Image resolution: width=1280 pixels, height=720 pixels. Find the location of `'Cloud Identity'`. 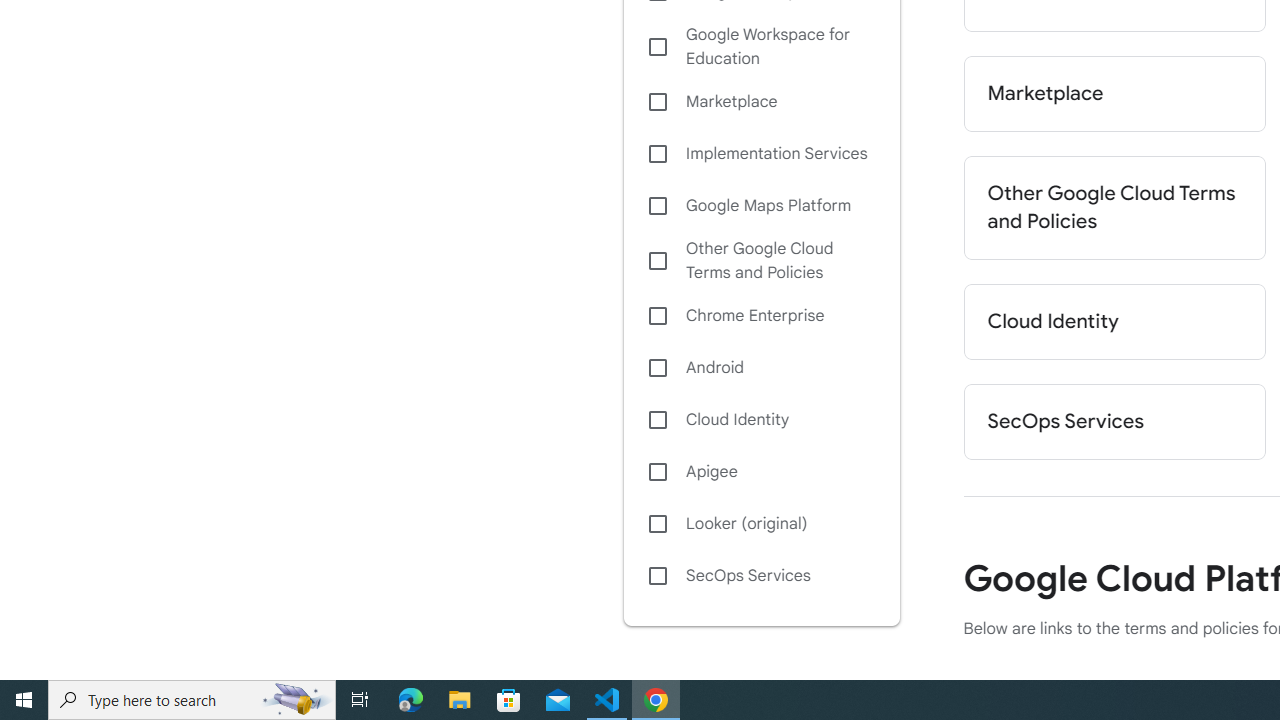

'Cloud Identity' is located at coordinates (760, 418).